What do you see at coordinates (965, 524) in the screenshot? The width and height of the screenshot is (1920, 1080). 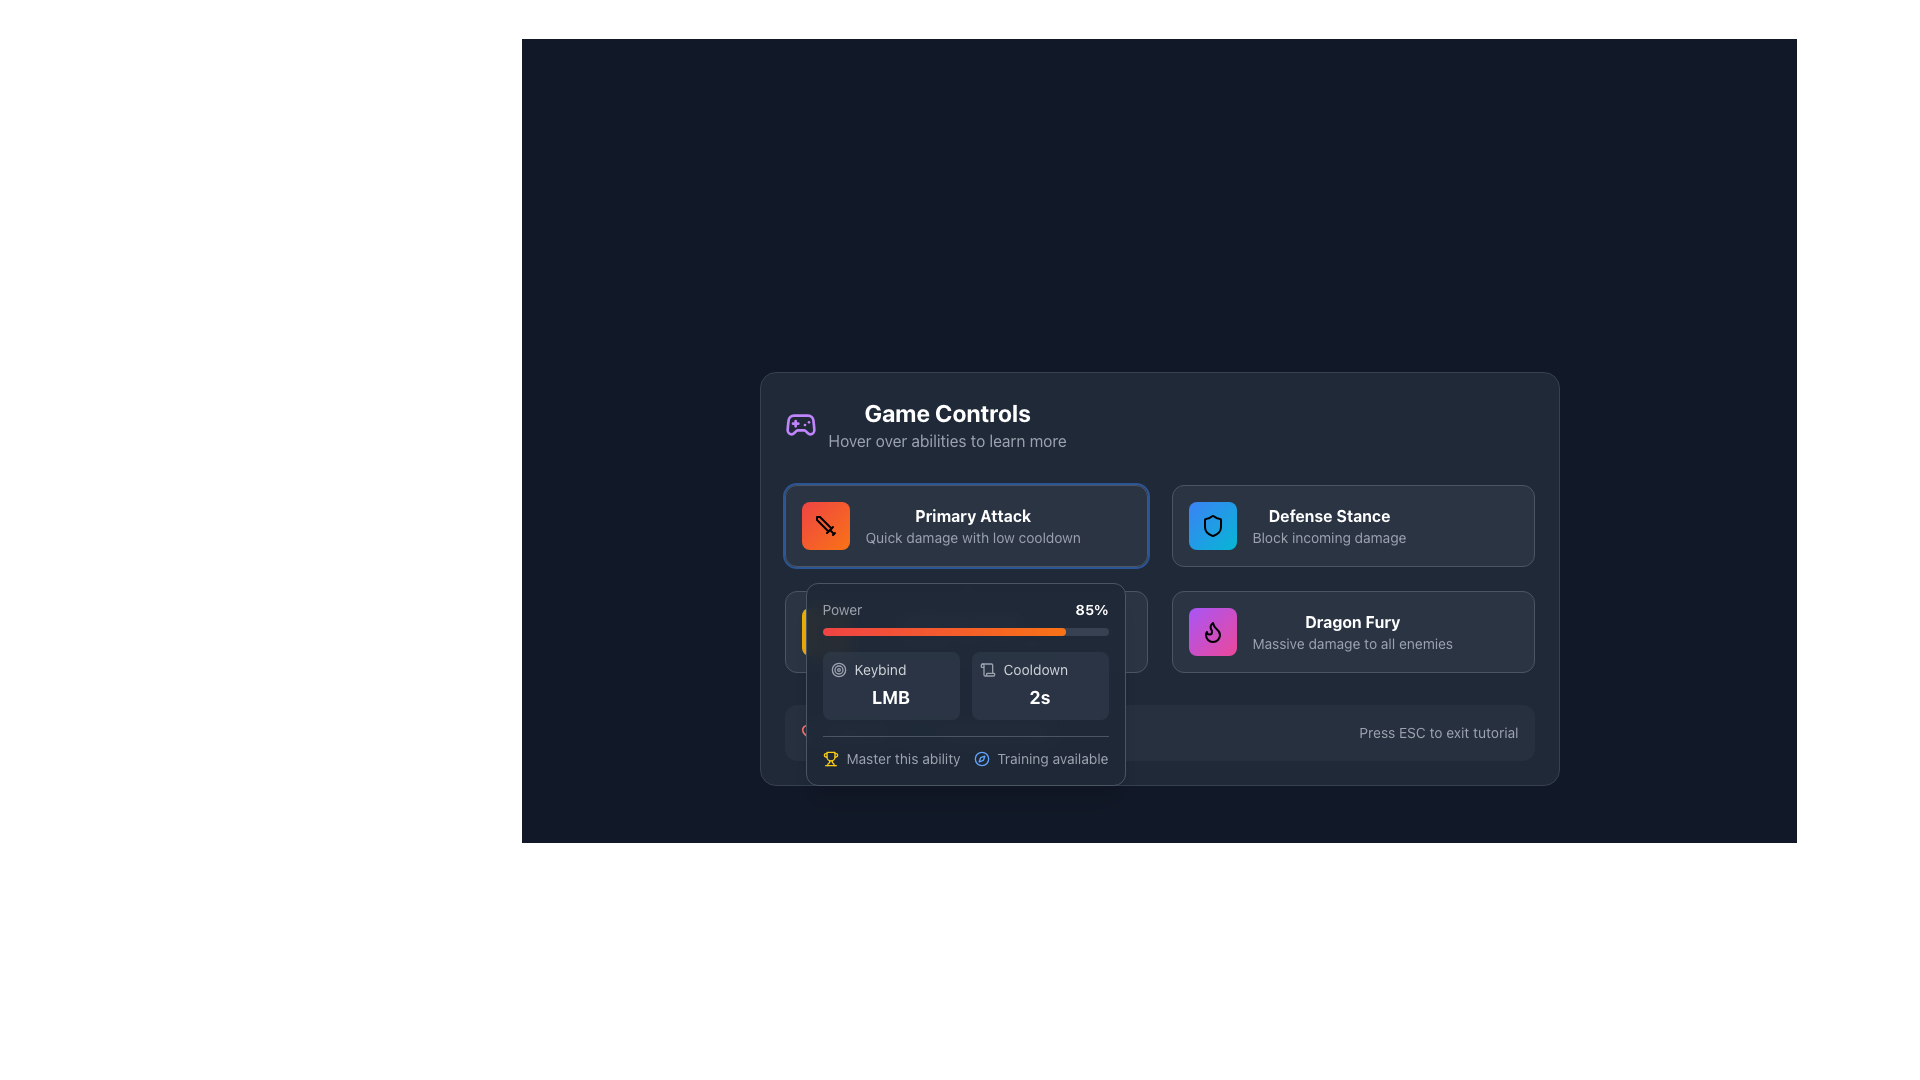 I see `the interactive information card that describes the 'Primary Attack' ability, located in the top-left corner of the grid under the 'Game Controls' section header` at bounding box center [965, 524].